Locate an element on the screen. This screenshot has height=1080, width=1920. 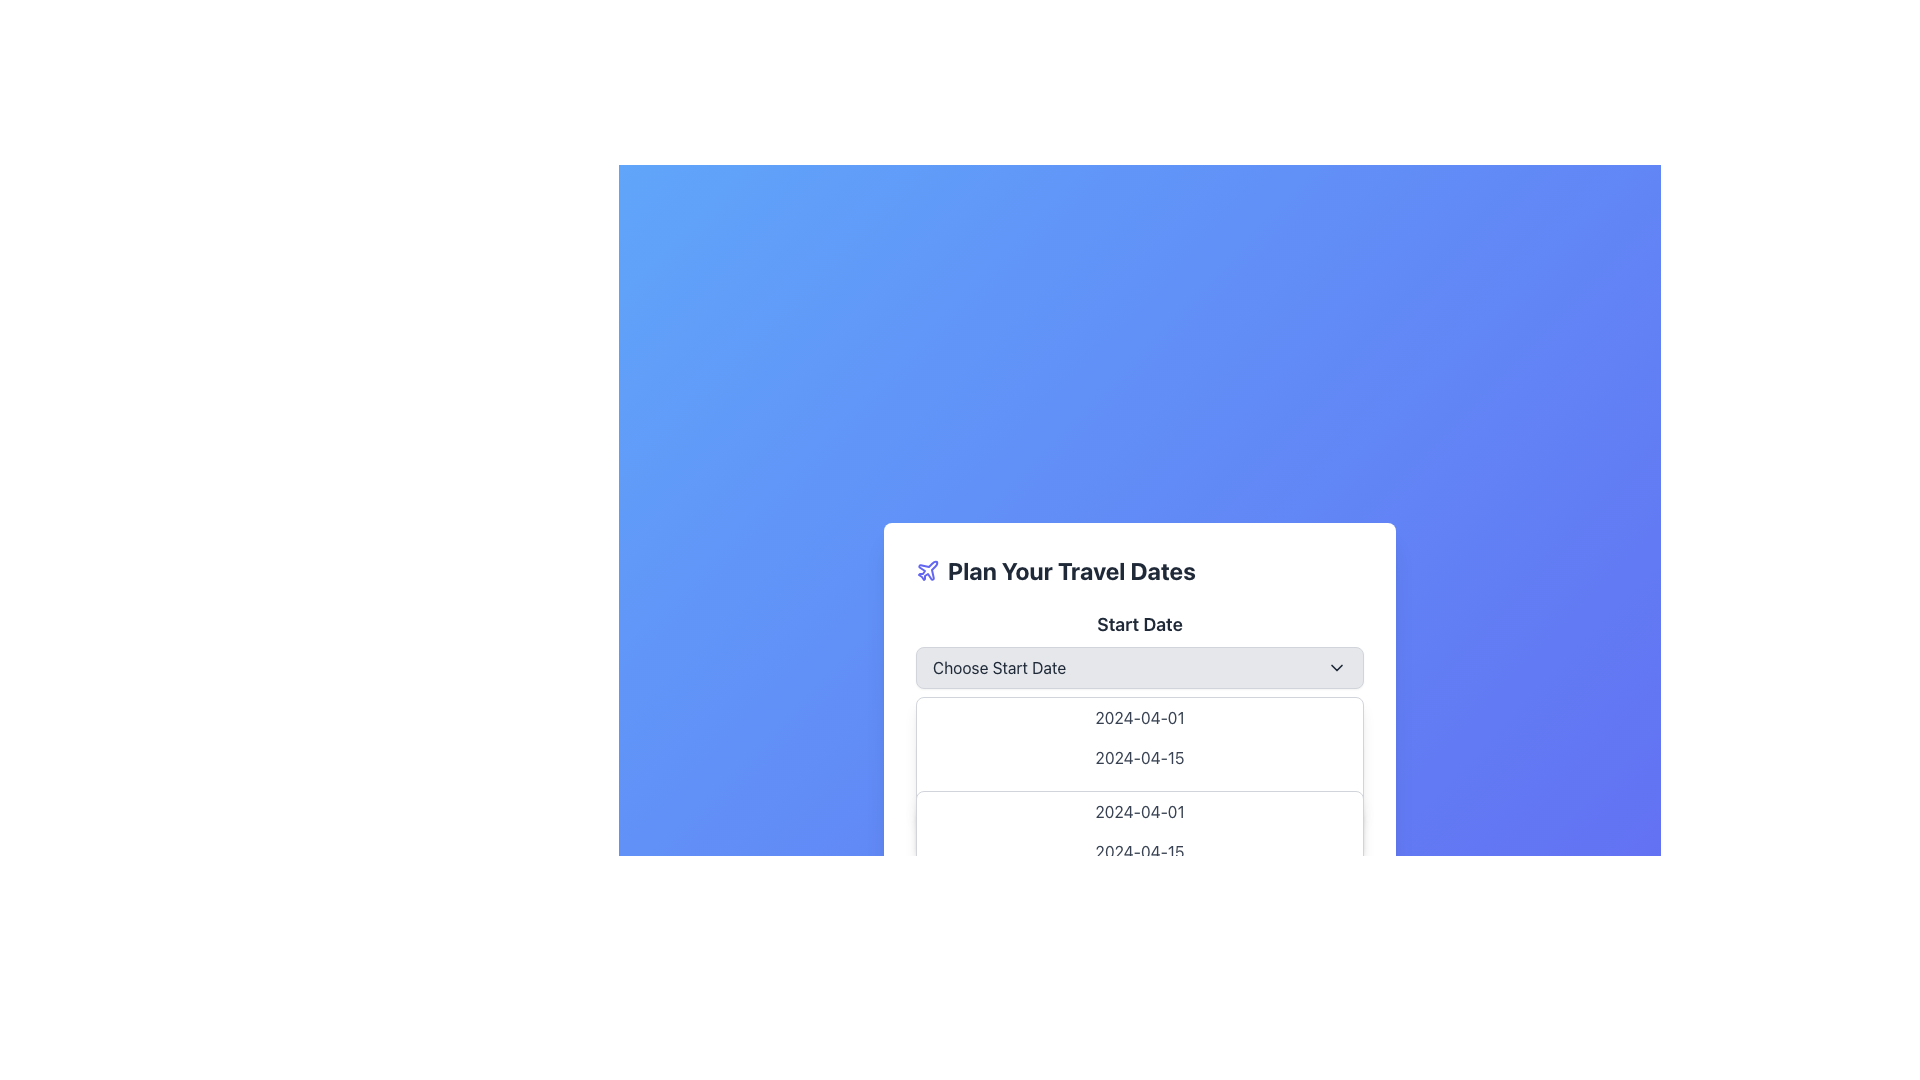
the second item in the dropdown menu is located at coordinates (1140, 758).